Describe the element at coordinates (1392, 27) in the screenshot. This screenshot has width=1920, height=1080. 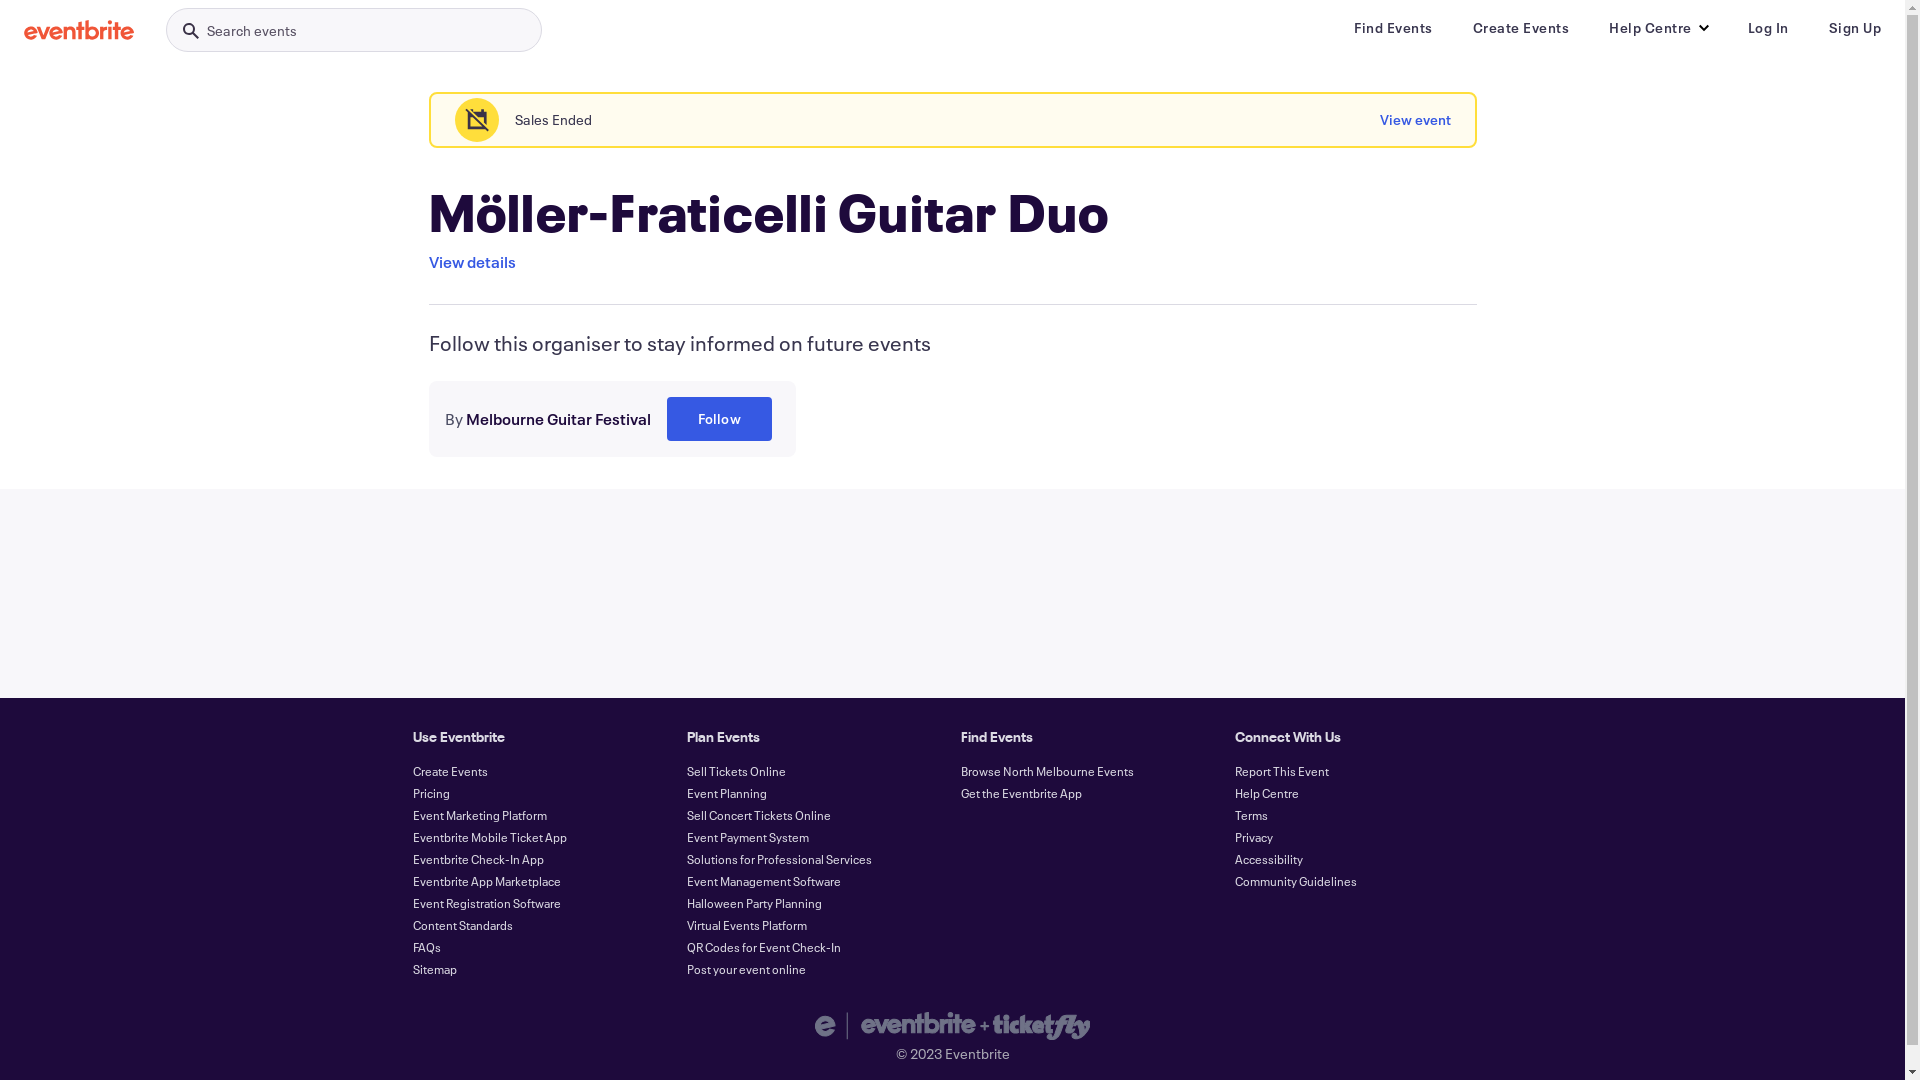
I see `'Find Events'` at that location.